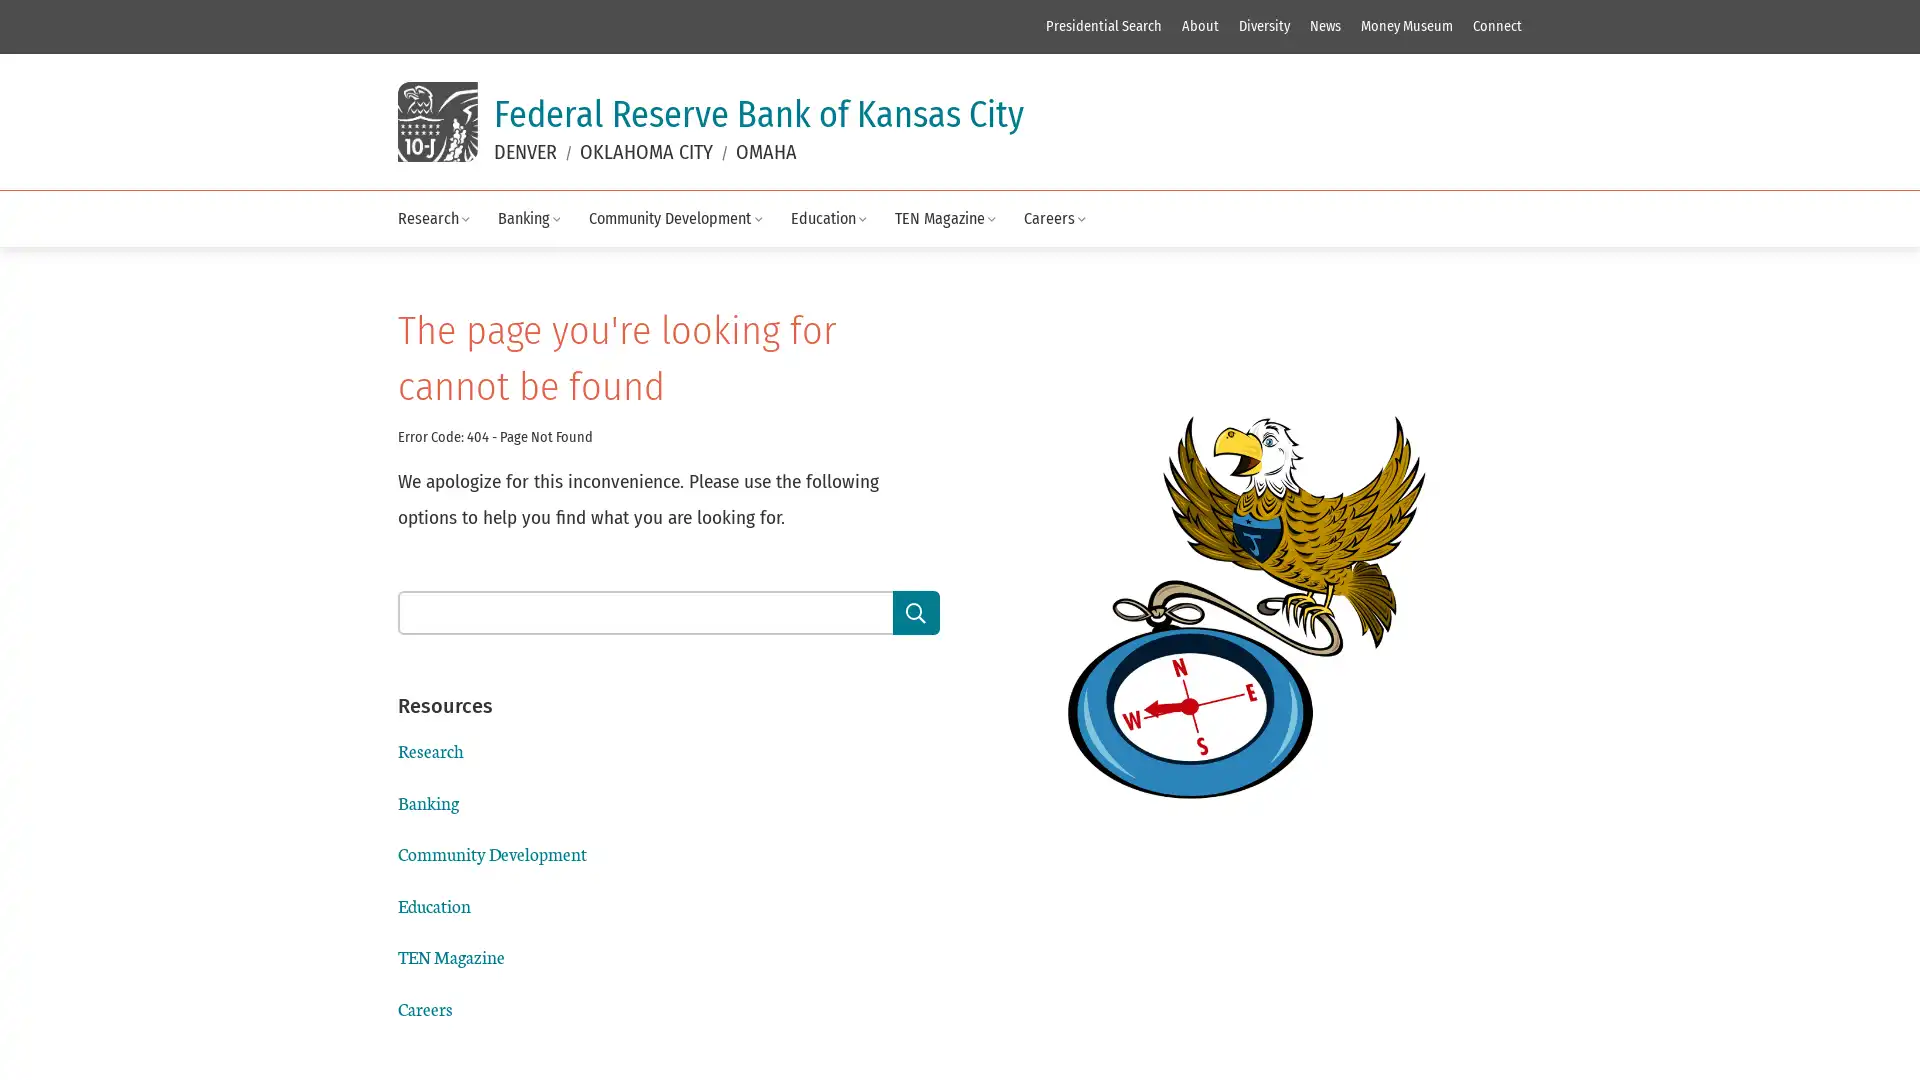 The width and height of the screenshot is (1920, 1080). Describe the element at coordinates (828, 218) in the screenshot. I see `Education` at that location.